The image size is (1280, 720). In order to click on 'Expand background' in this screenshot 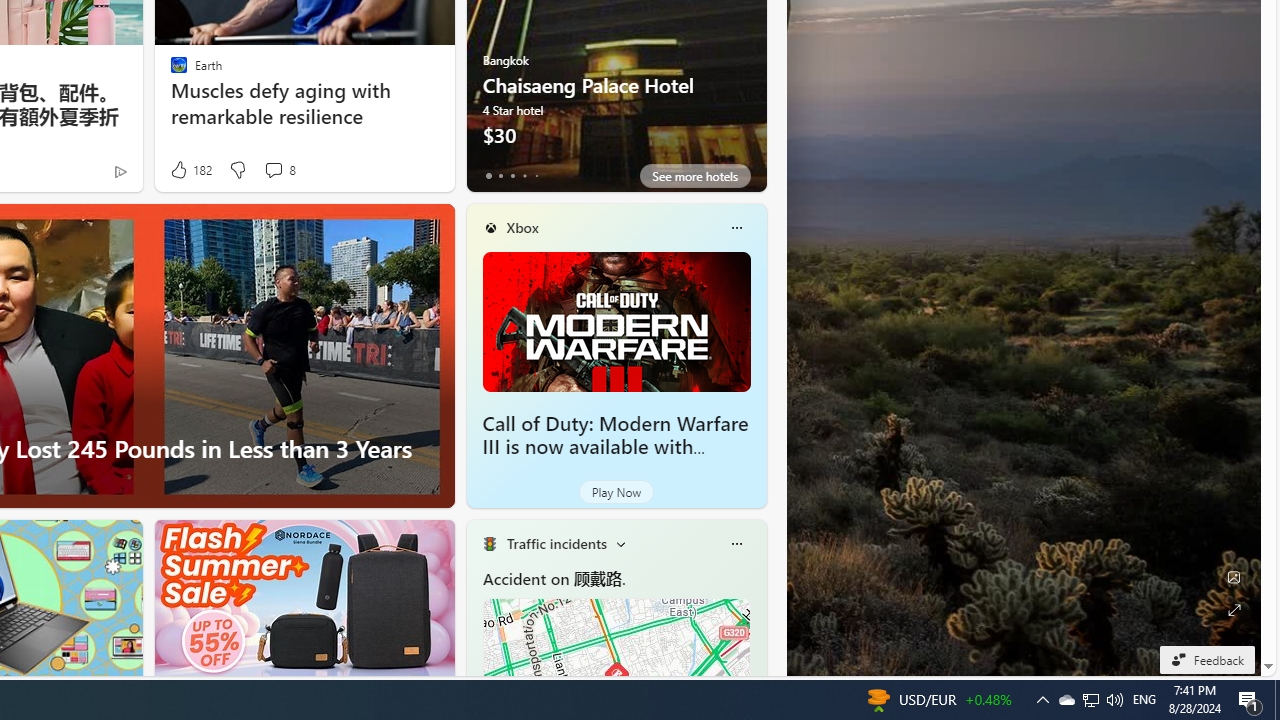, I will do `click(1232, 609)`.